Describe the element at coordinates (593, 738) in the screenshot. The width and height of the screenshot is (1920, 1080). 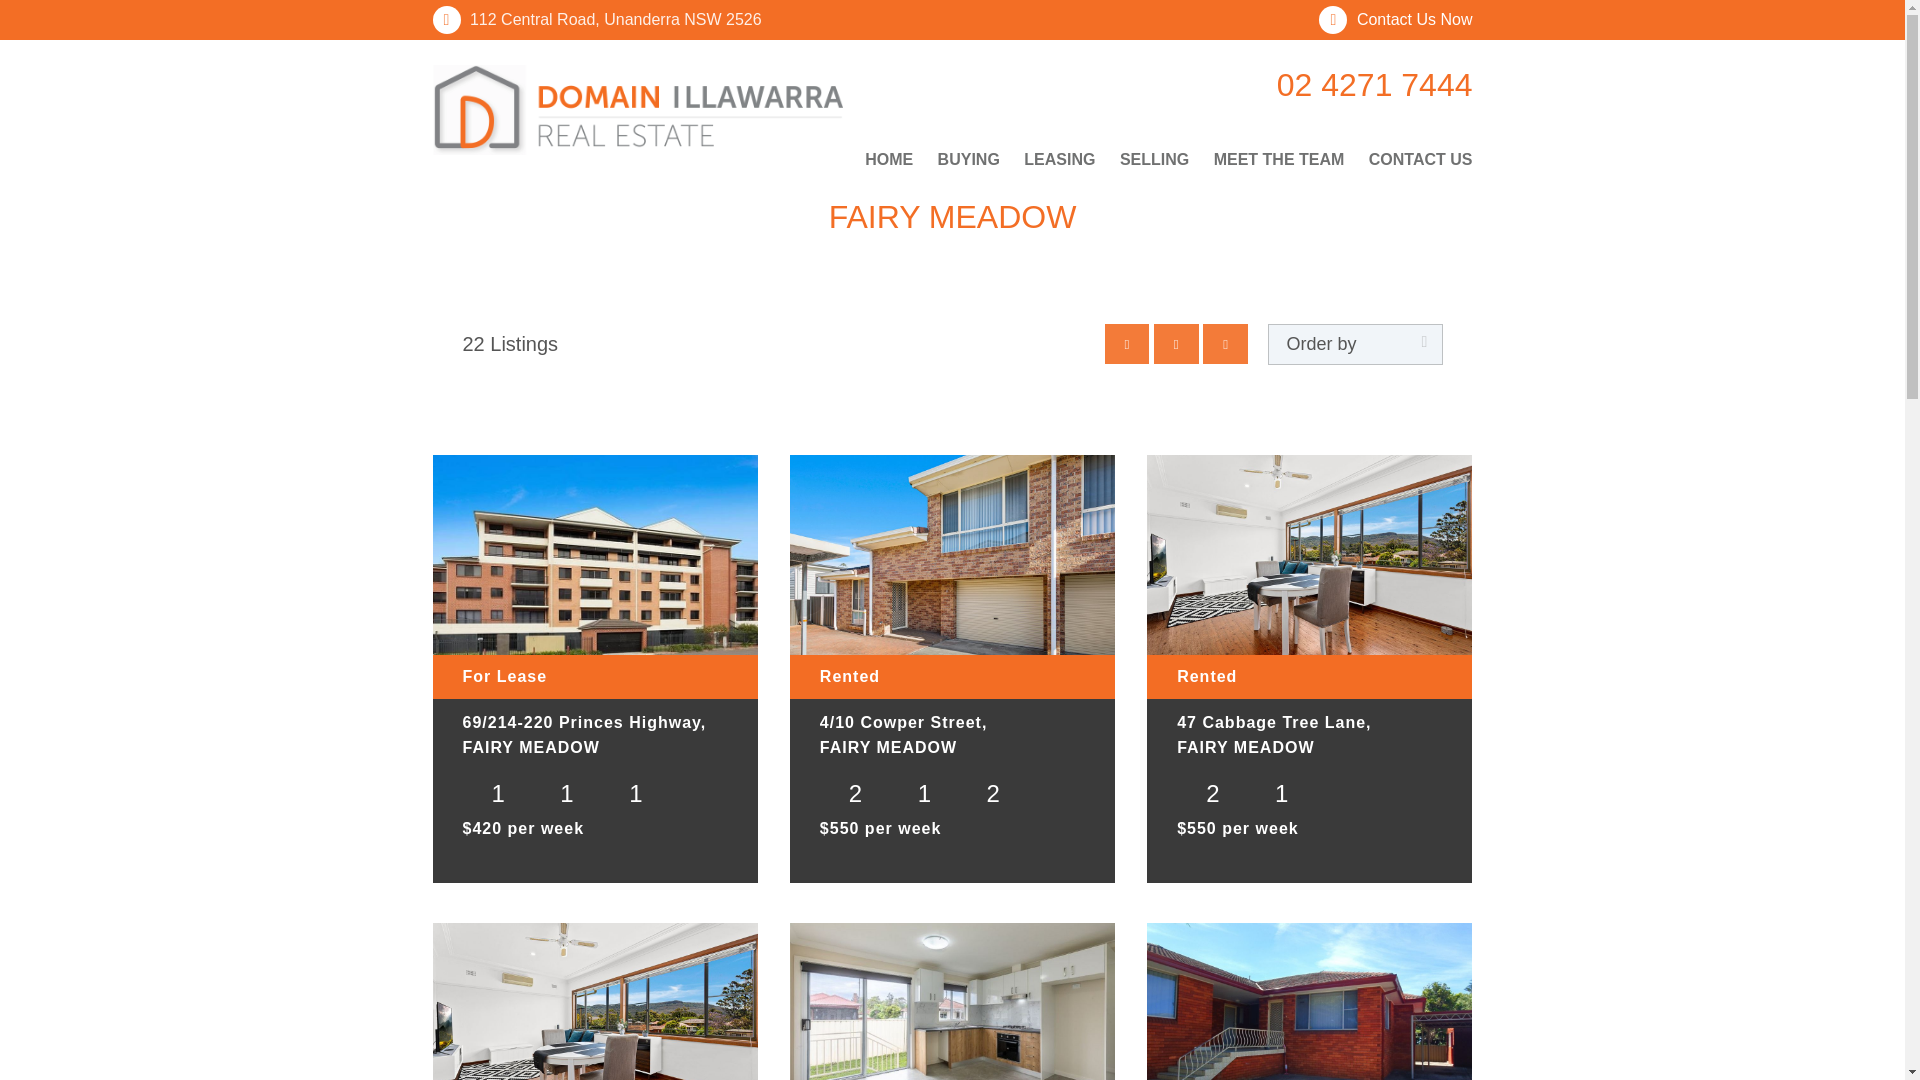
I see `'69/214-220 Princes Highway,` at that location.